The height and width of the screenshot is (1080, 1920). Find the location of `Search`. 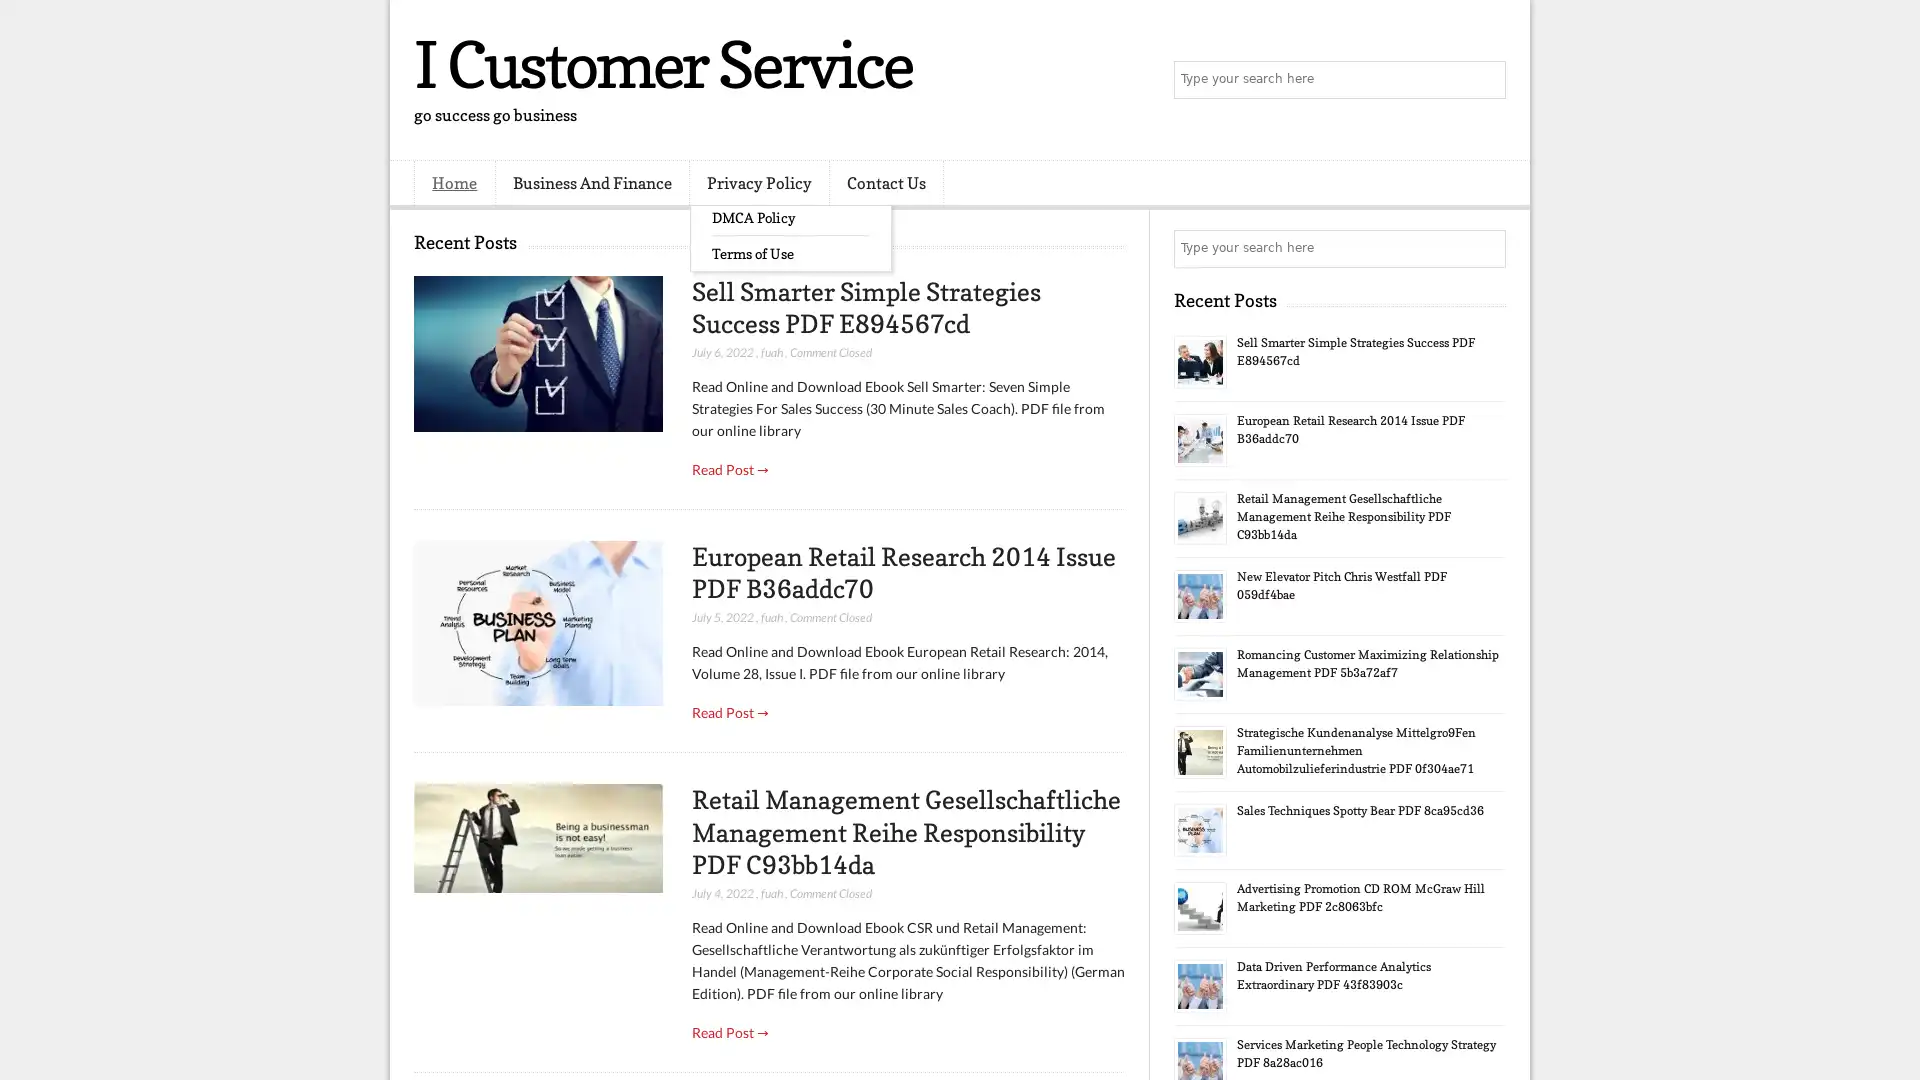

Search is located at coordinates (1485, 80).